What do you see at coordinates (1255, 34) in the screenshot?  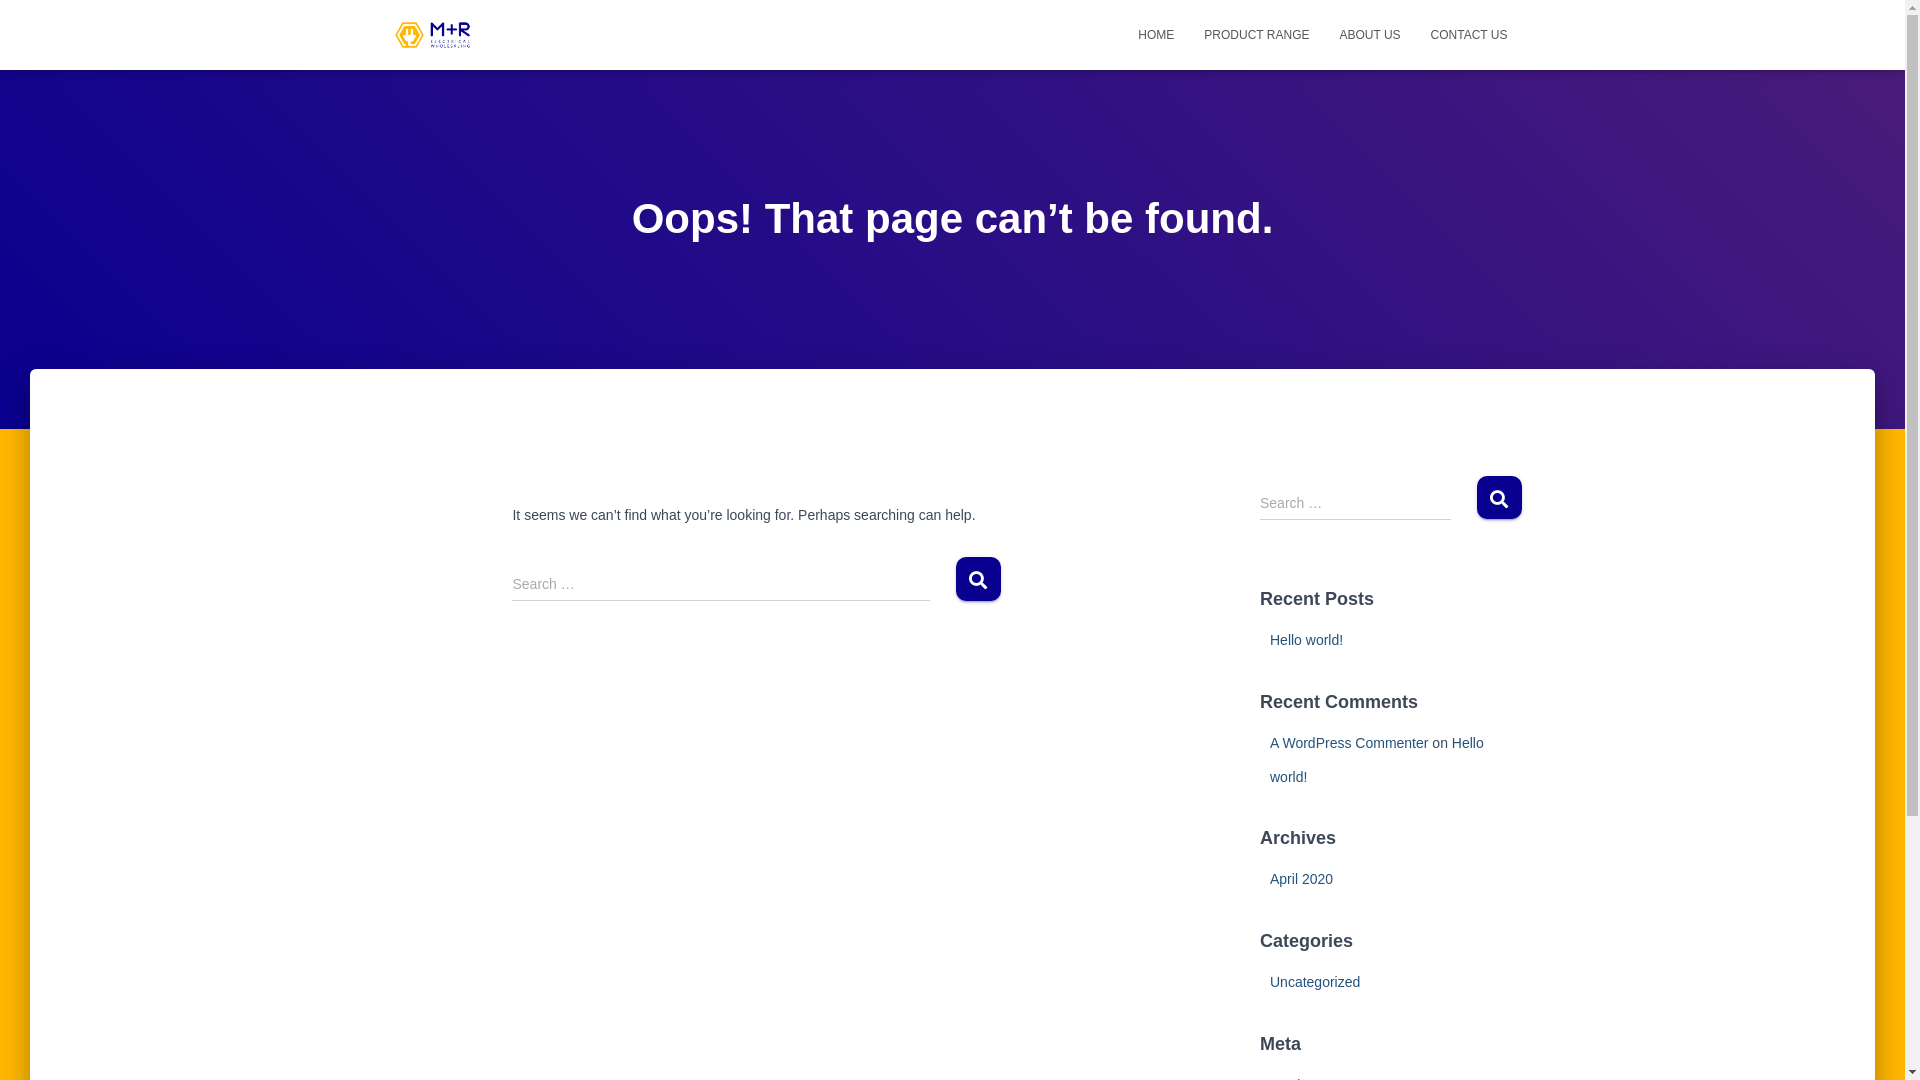 I see `'PRODUCT RANGE'` at bounding box center [1255, 34].